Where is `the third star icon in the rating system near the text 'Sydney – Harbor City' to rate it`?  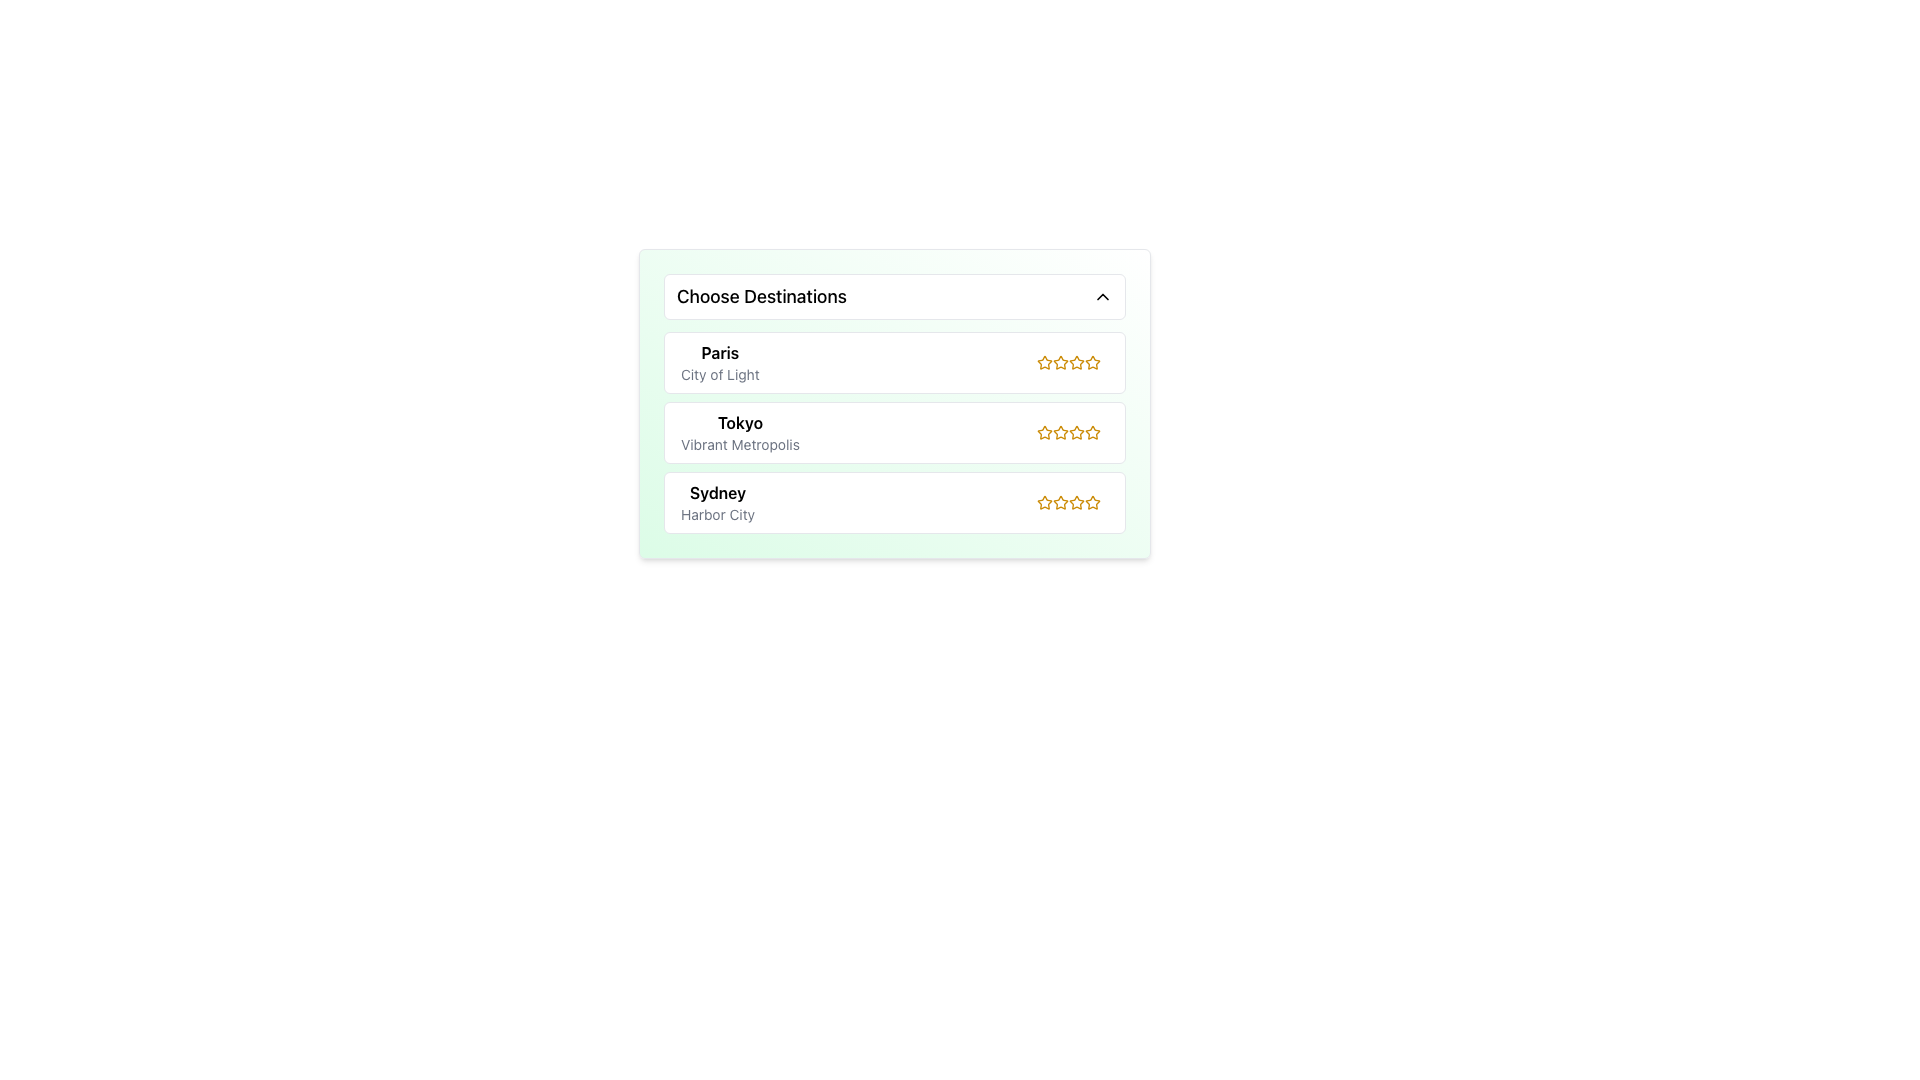 the third star icon in the rating system near the text 'Sydney – Harbor City' to rate it is located at coordinates (1068, 501).